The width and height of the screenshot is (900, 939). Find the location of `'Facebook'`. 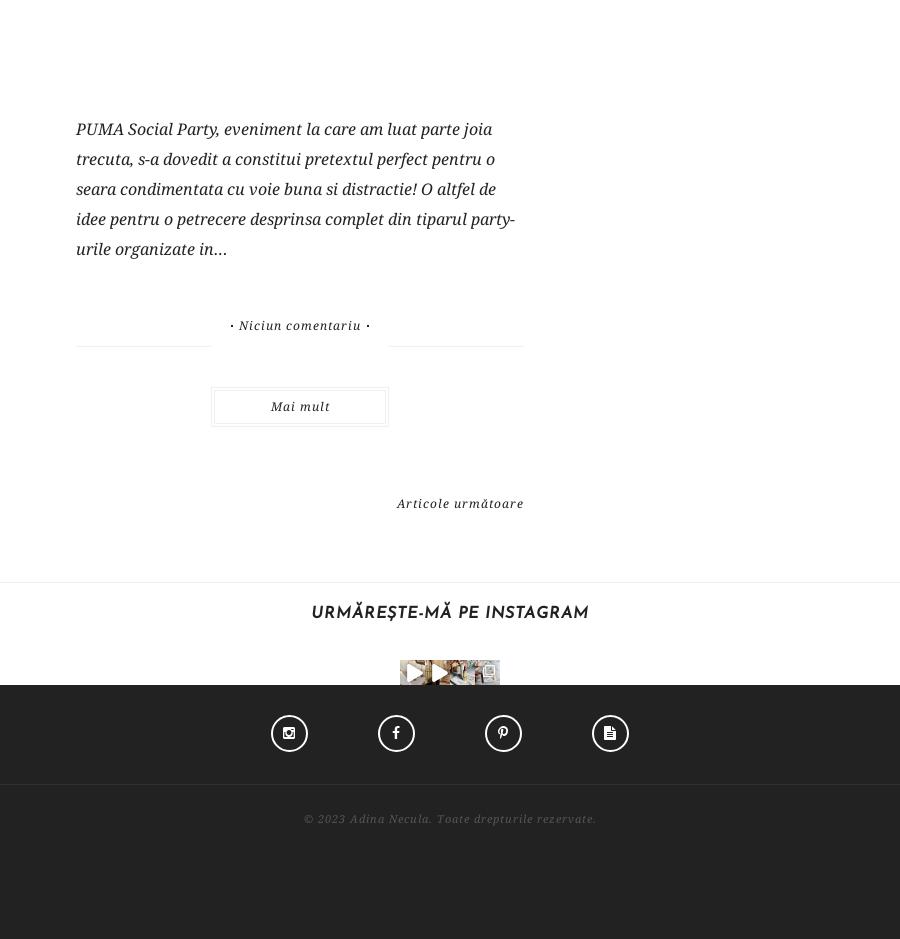

'Facebook' is located at coordinates (453, 723).